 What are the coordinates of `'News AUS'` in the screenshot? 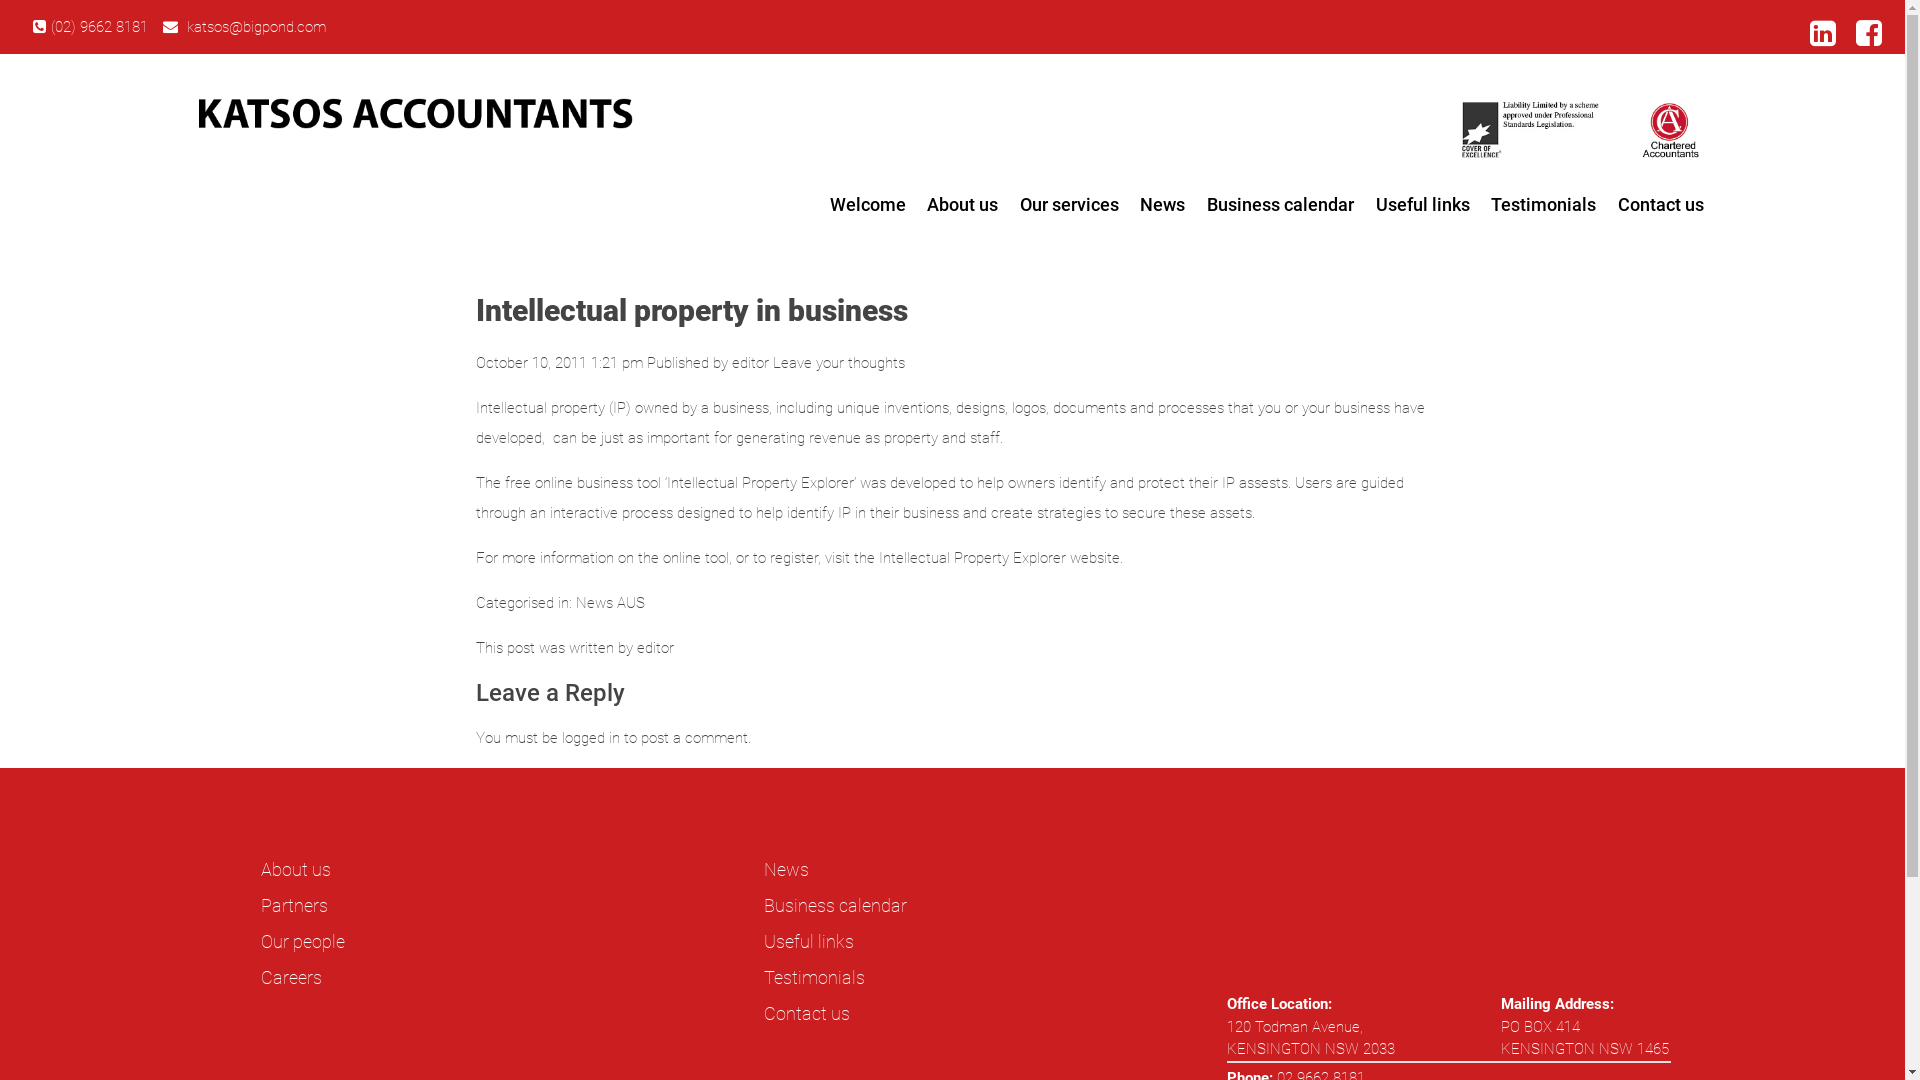 It's located at (575, 601).